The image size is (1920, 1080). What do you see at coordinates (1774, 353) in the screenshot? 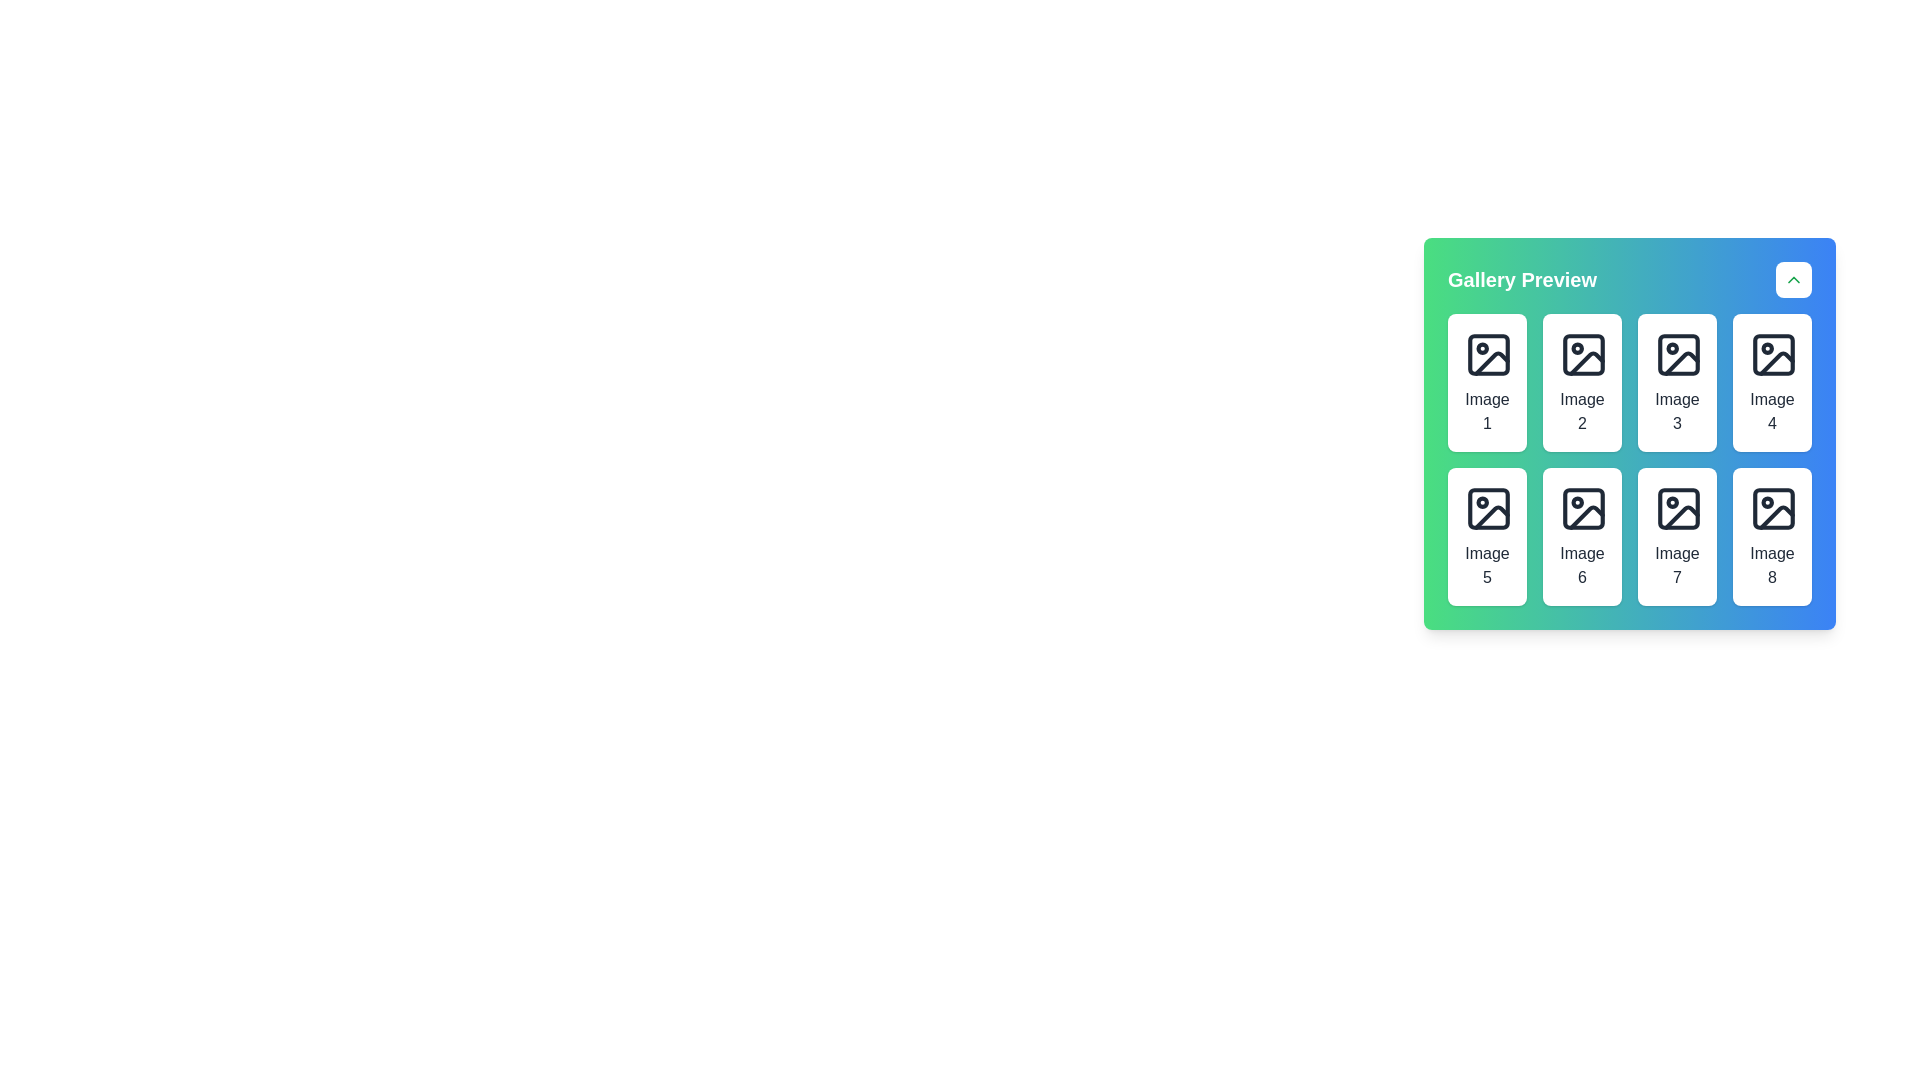
I see `the icon representing 'Image 4'` at bounding box center [1774, 353].